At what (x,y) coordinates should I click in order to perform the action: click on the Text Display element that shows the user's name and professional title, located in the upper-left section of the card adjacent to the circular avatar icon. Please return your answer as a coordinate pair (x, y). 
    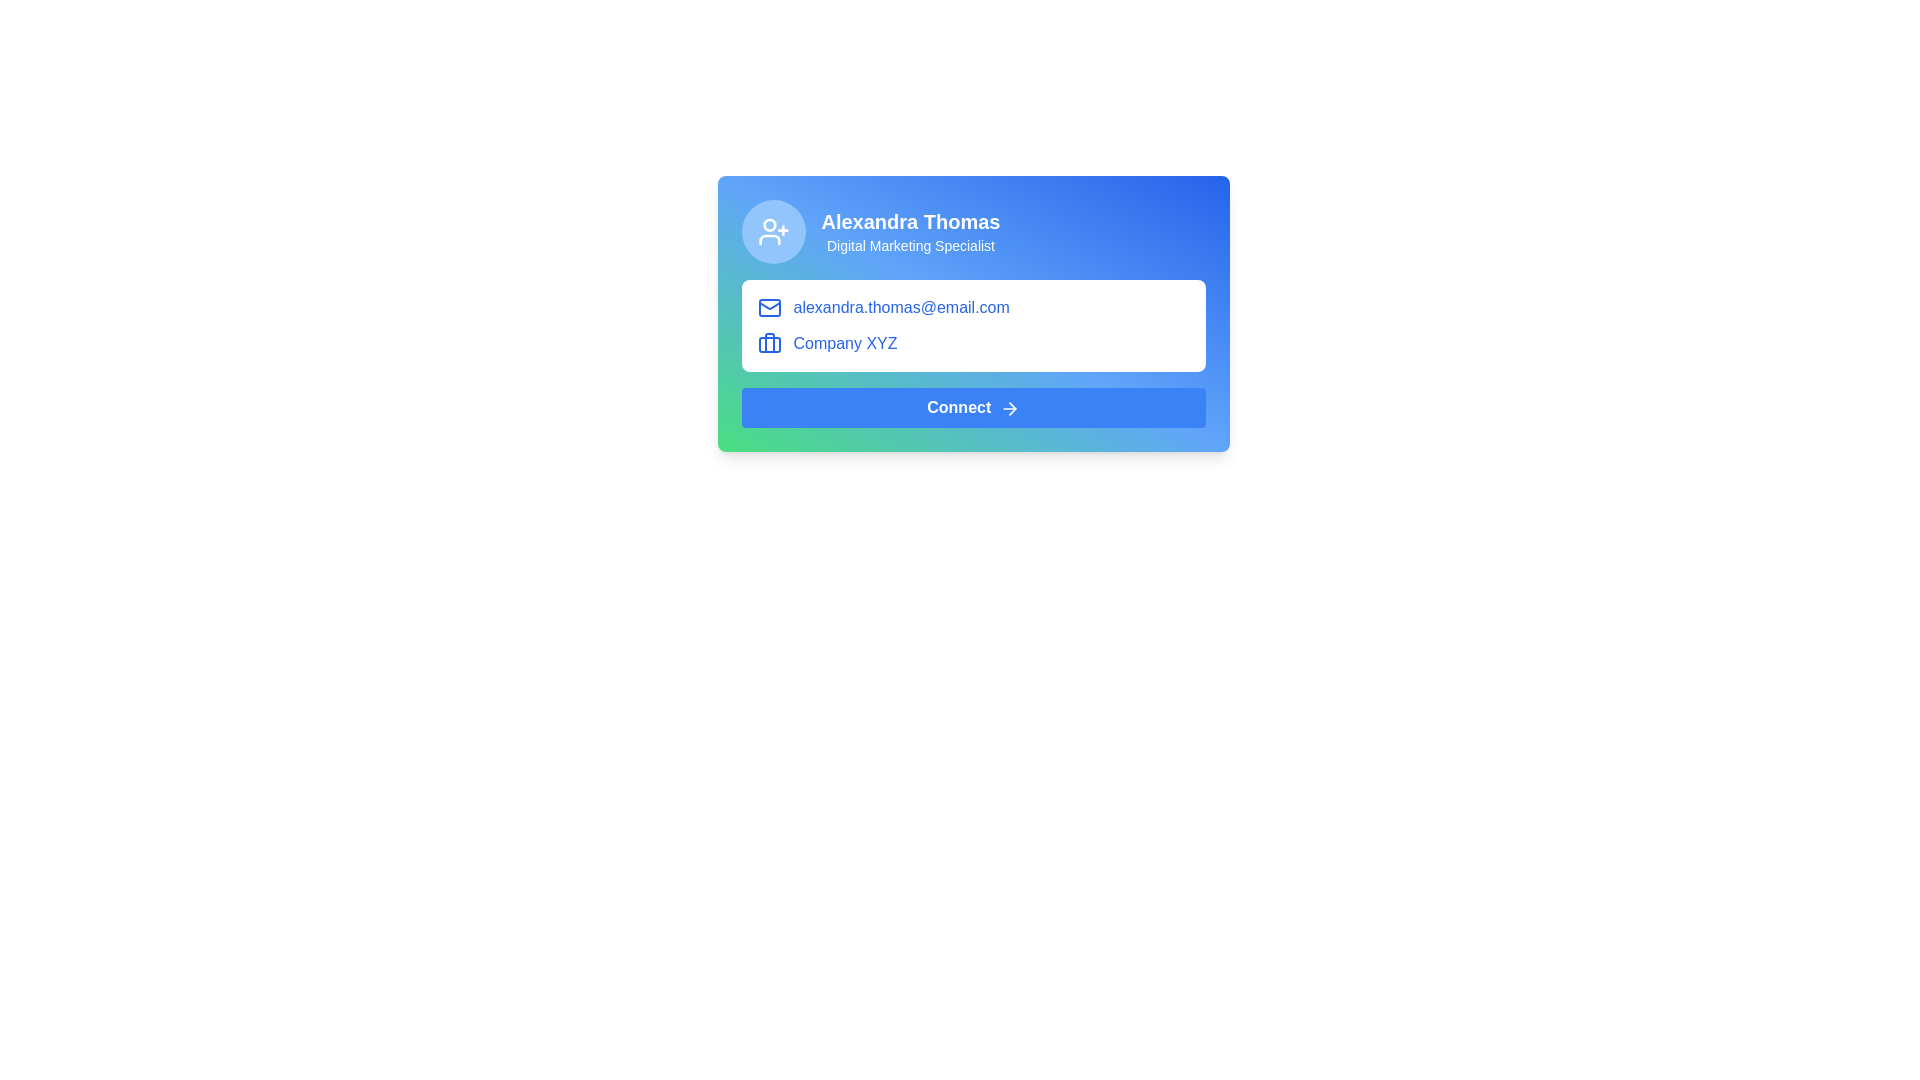
    Looking at the image, I should click on (910, 230).